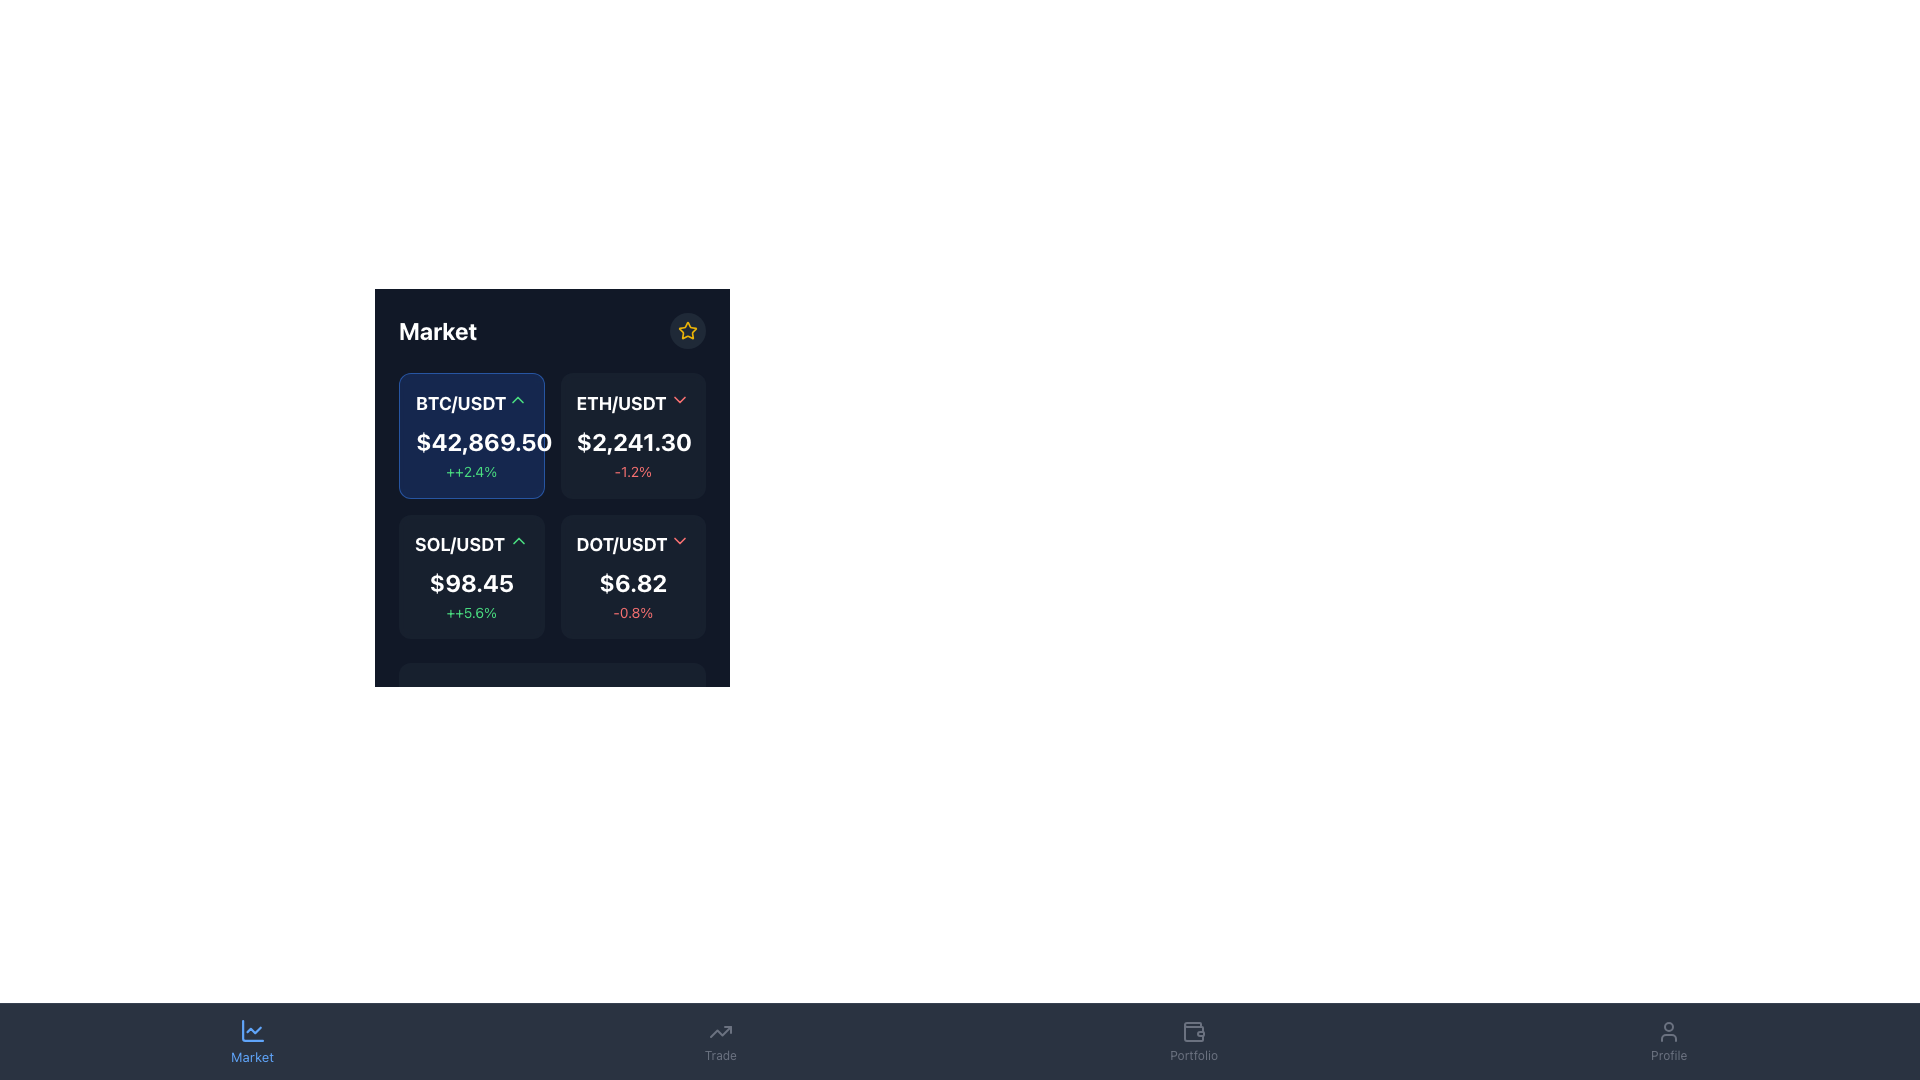  Describe the element at coordinates (632, 441) in the screenshot. I see `the text label displaying the monetary value '$2,241.30', which is positioned below the title 'ETH/USDT' and above a percentage change text in the upper-right quadrant of the currency pair's information card` at that location.